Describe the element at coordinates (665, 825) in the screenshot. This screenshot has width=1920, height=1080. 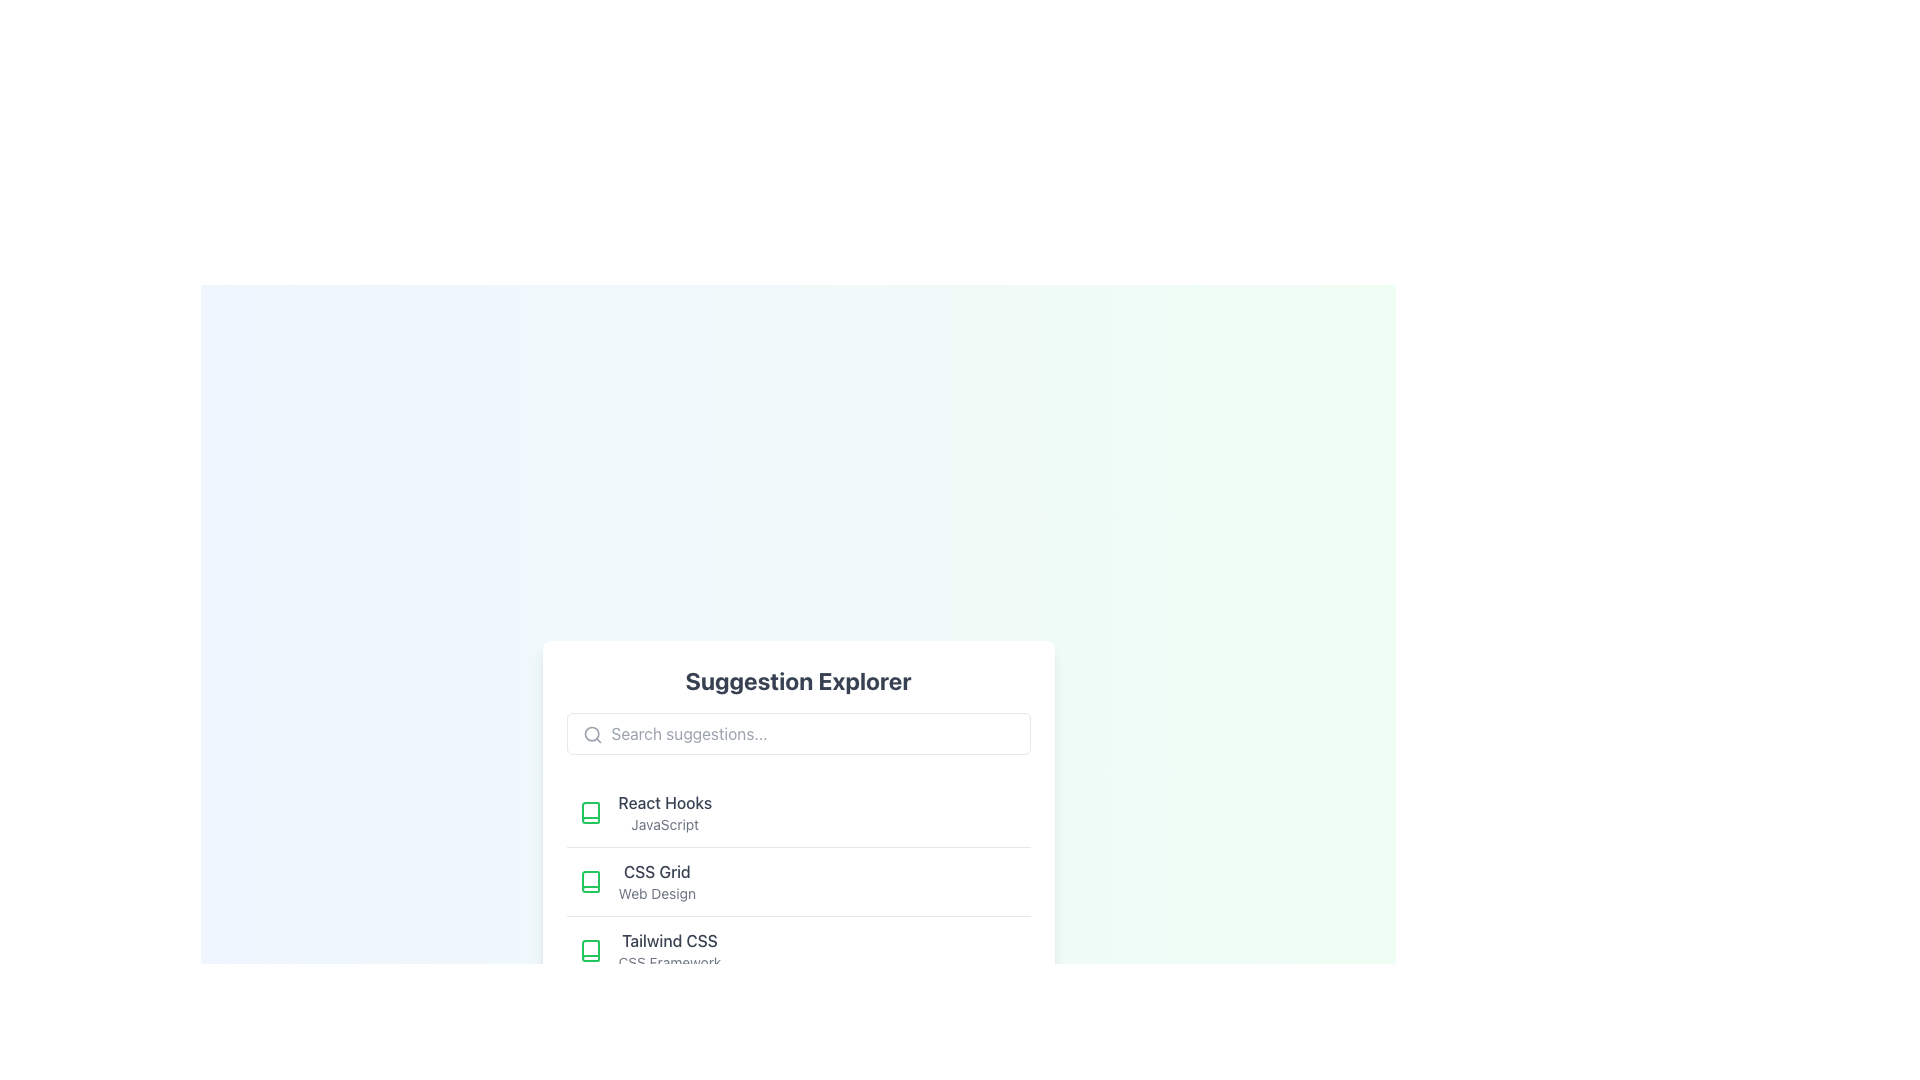
I see `text label providing contextual information about 'React Hooks' in the 'Suggestion Explorer' drop-down menu` at that location.